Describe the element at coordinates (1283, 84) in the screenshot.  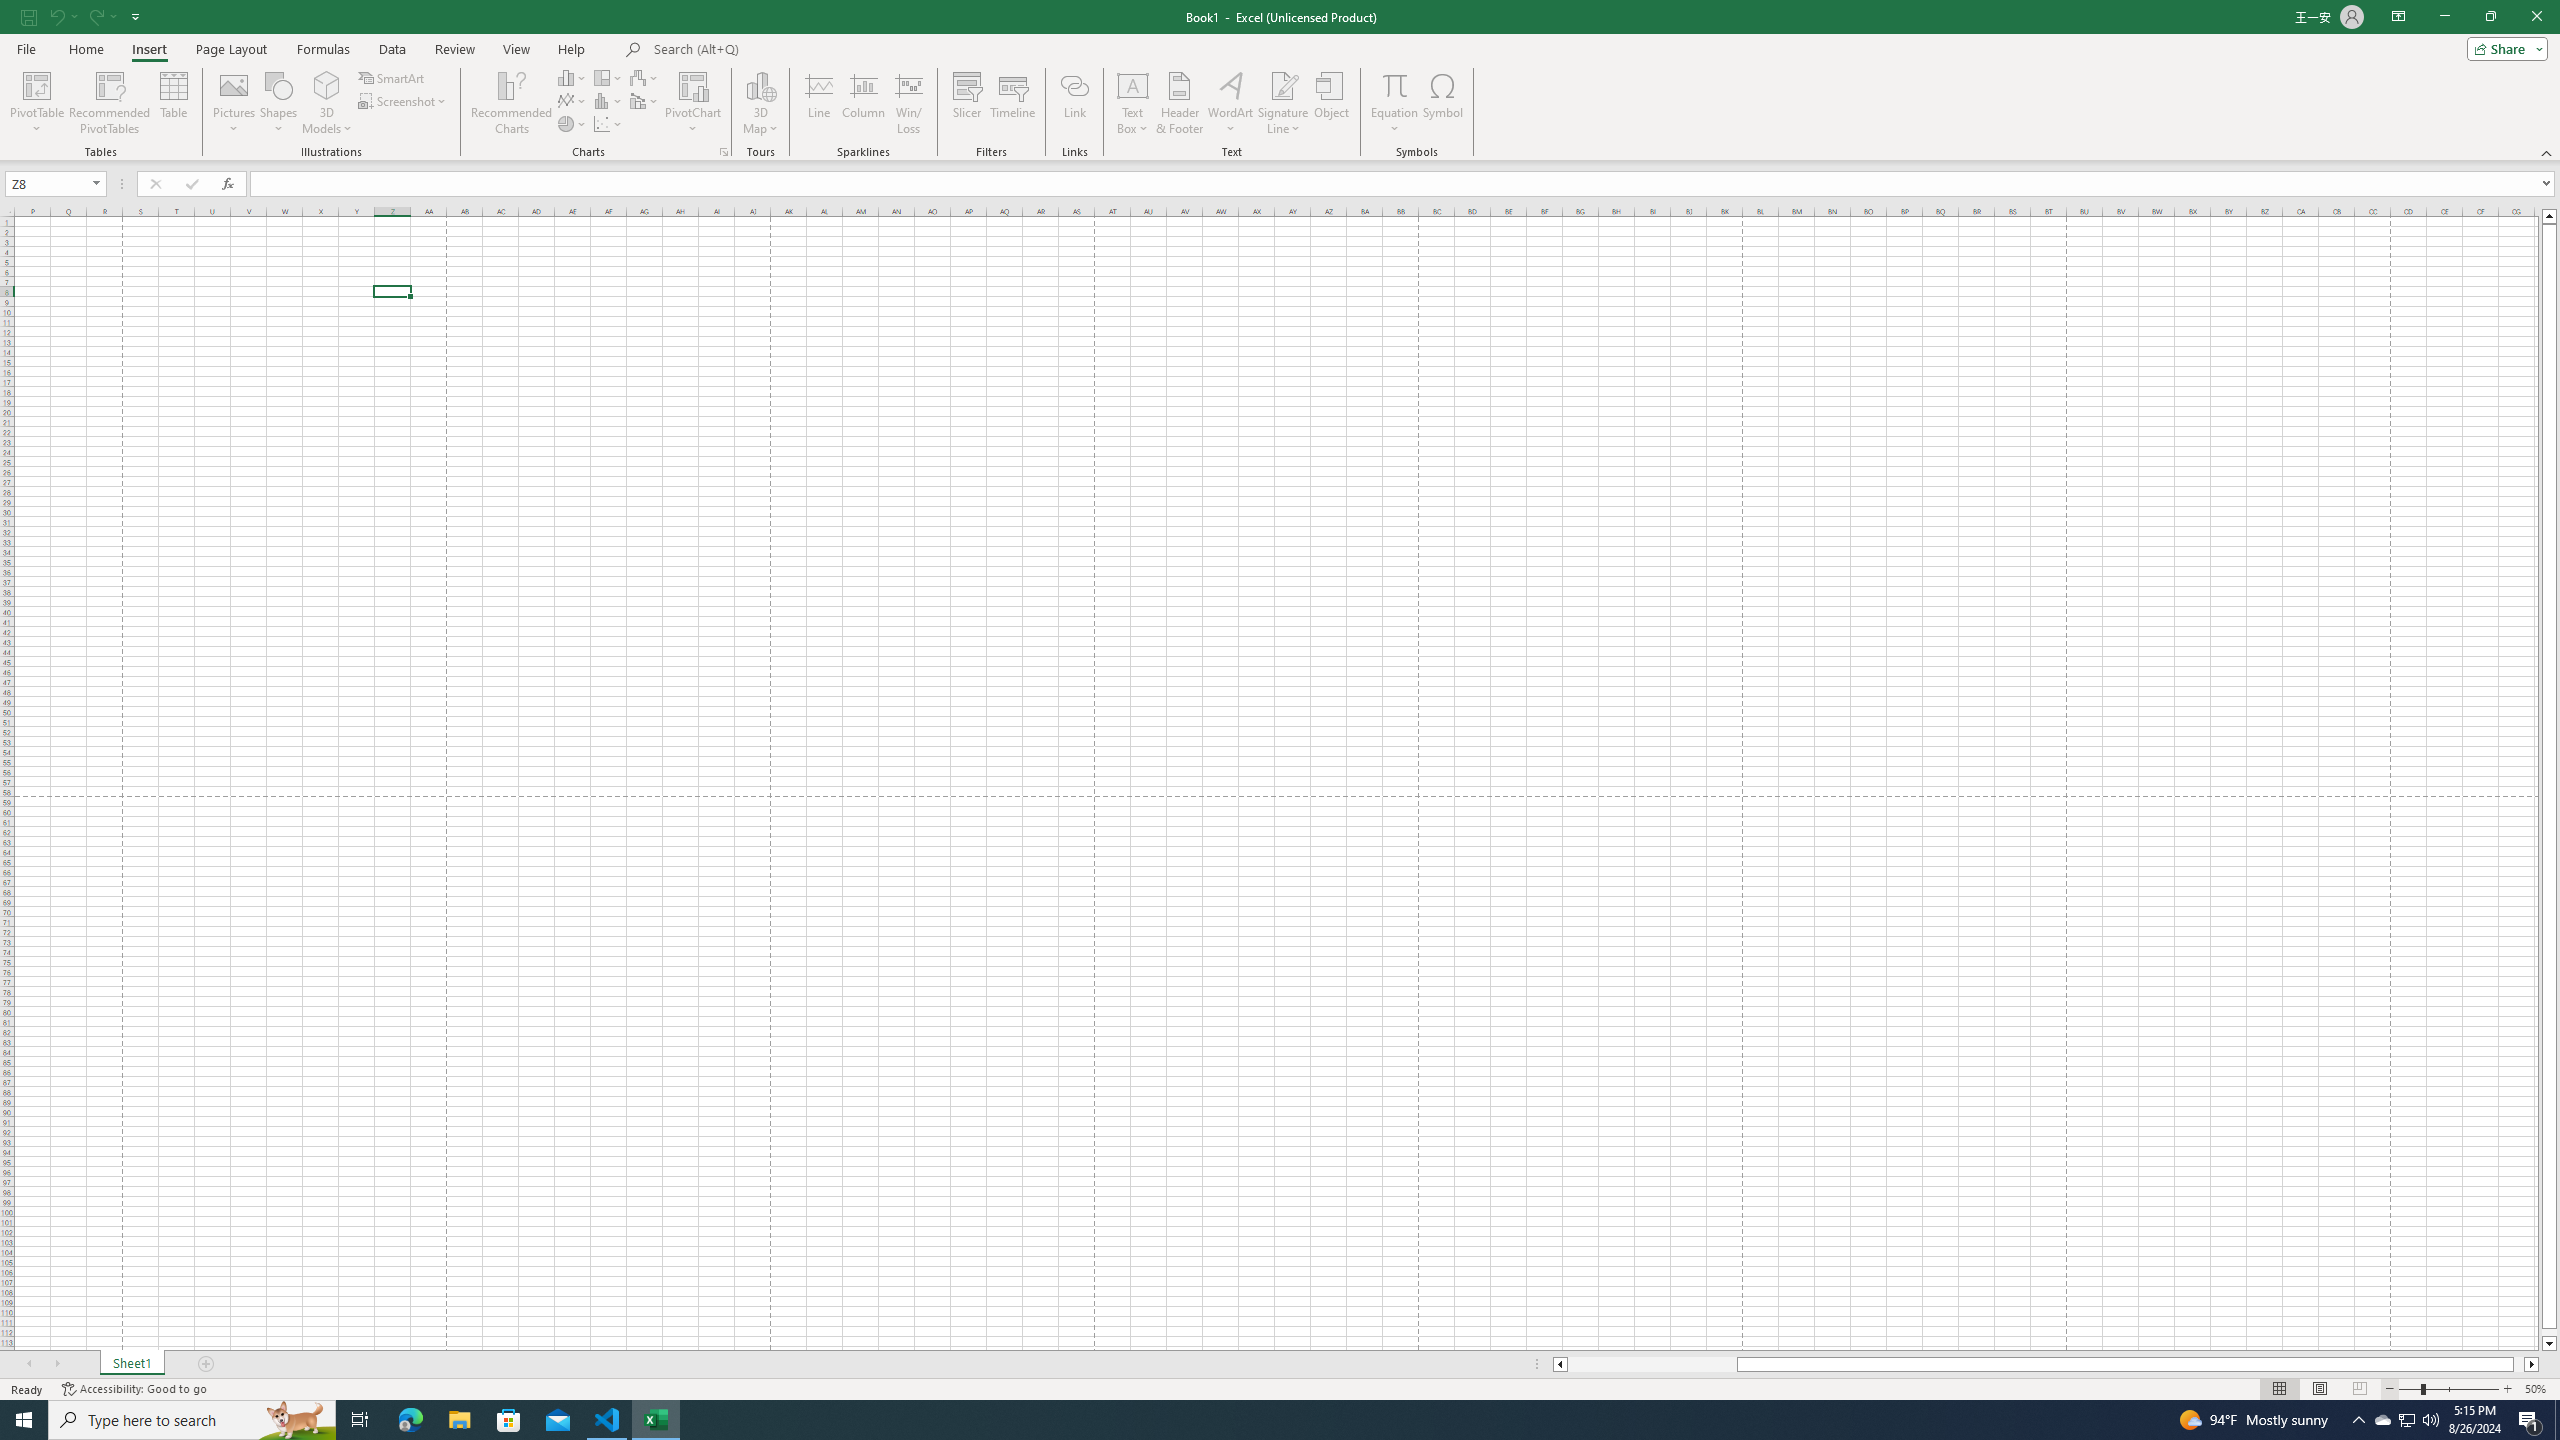
I see `'Signature Line'` at that location.